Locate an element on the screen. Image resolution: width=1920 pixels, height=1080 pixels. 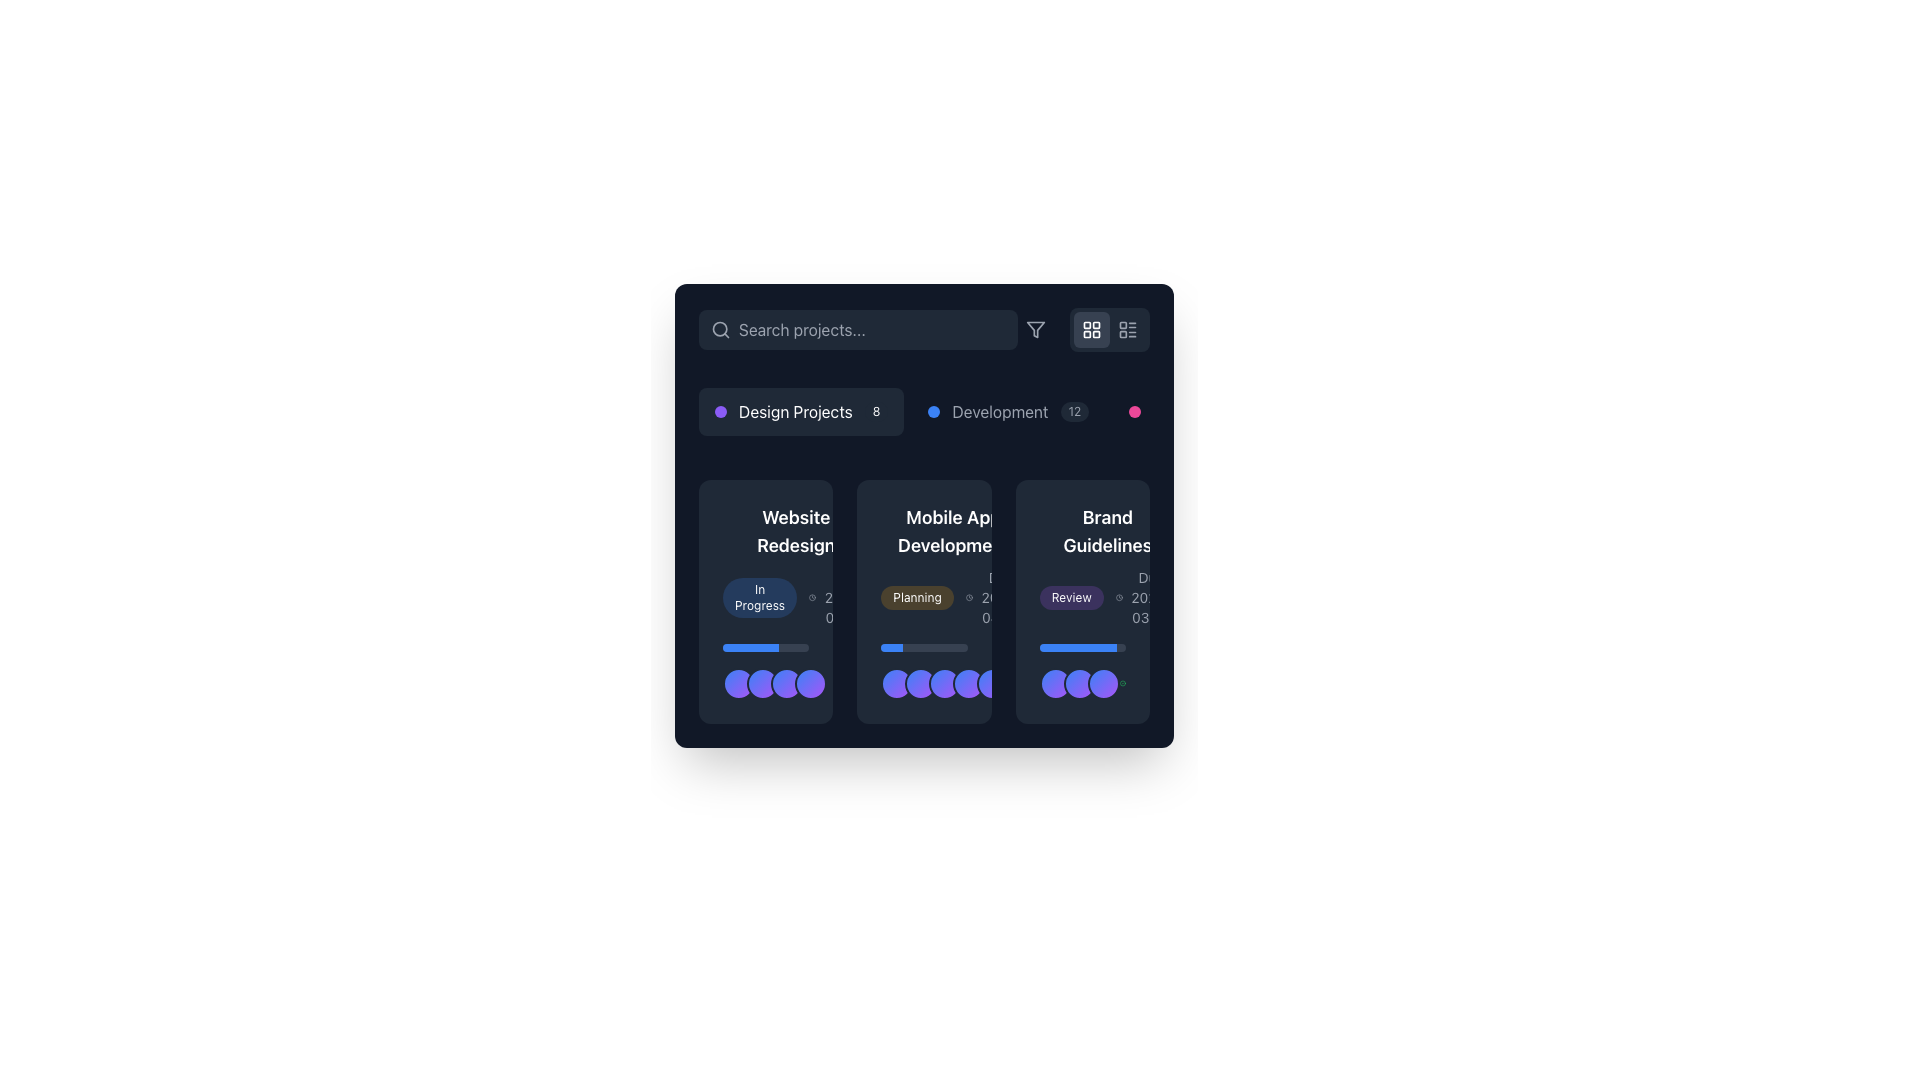
the second project card labeled 'Mobile App Development' which is styled with a dark rounded border and positioned centrally in a three-column grid layout is located at coordinates (923, 600).